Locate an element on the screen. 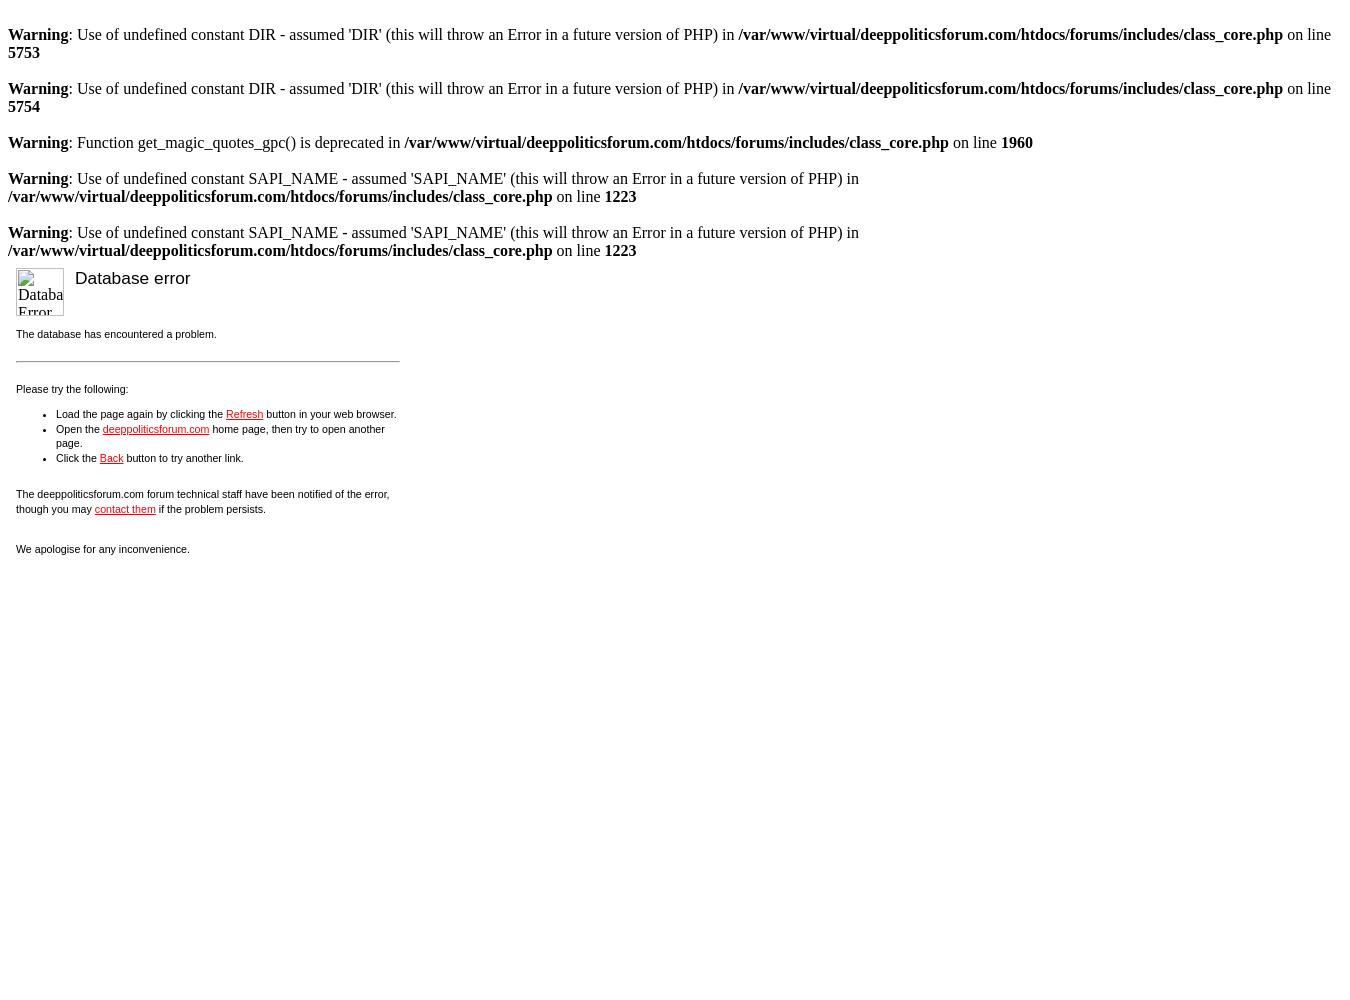  'We apologise for any inconvenience.' is located at coordinates (101, 549).